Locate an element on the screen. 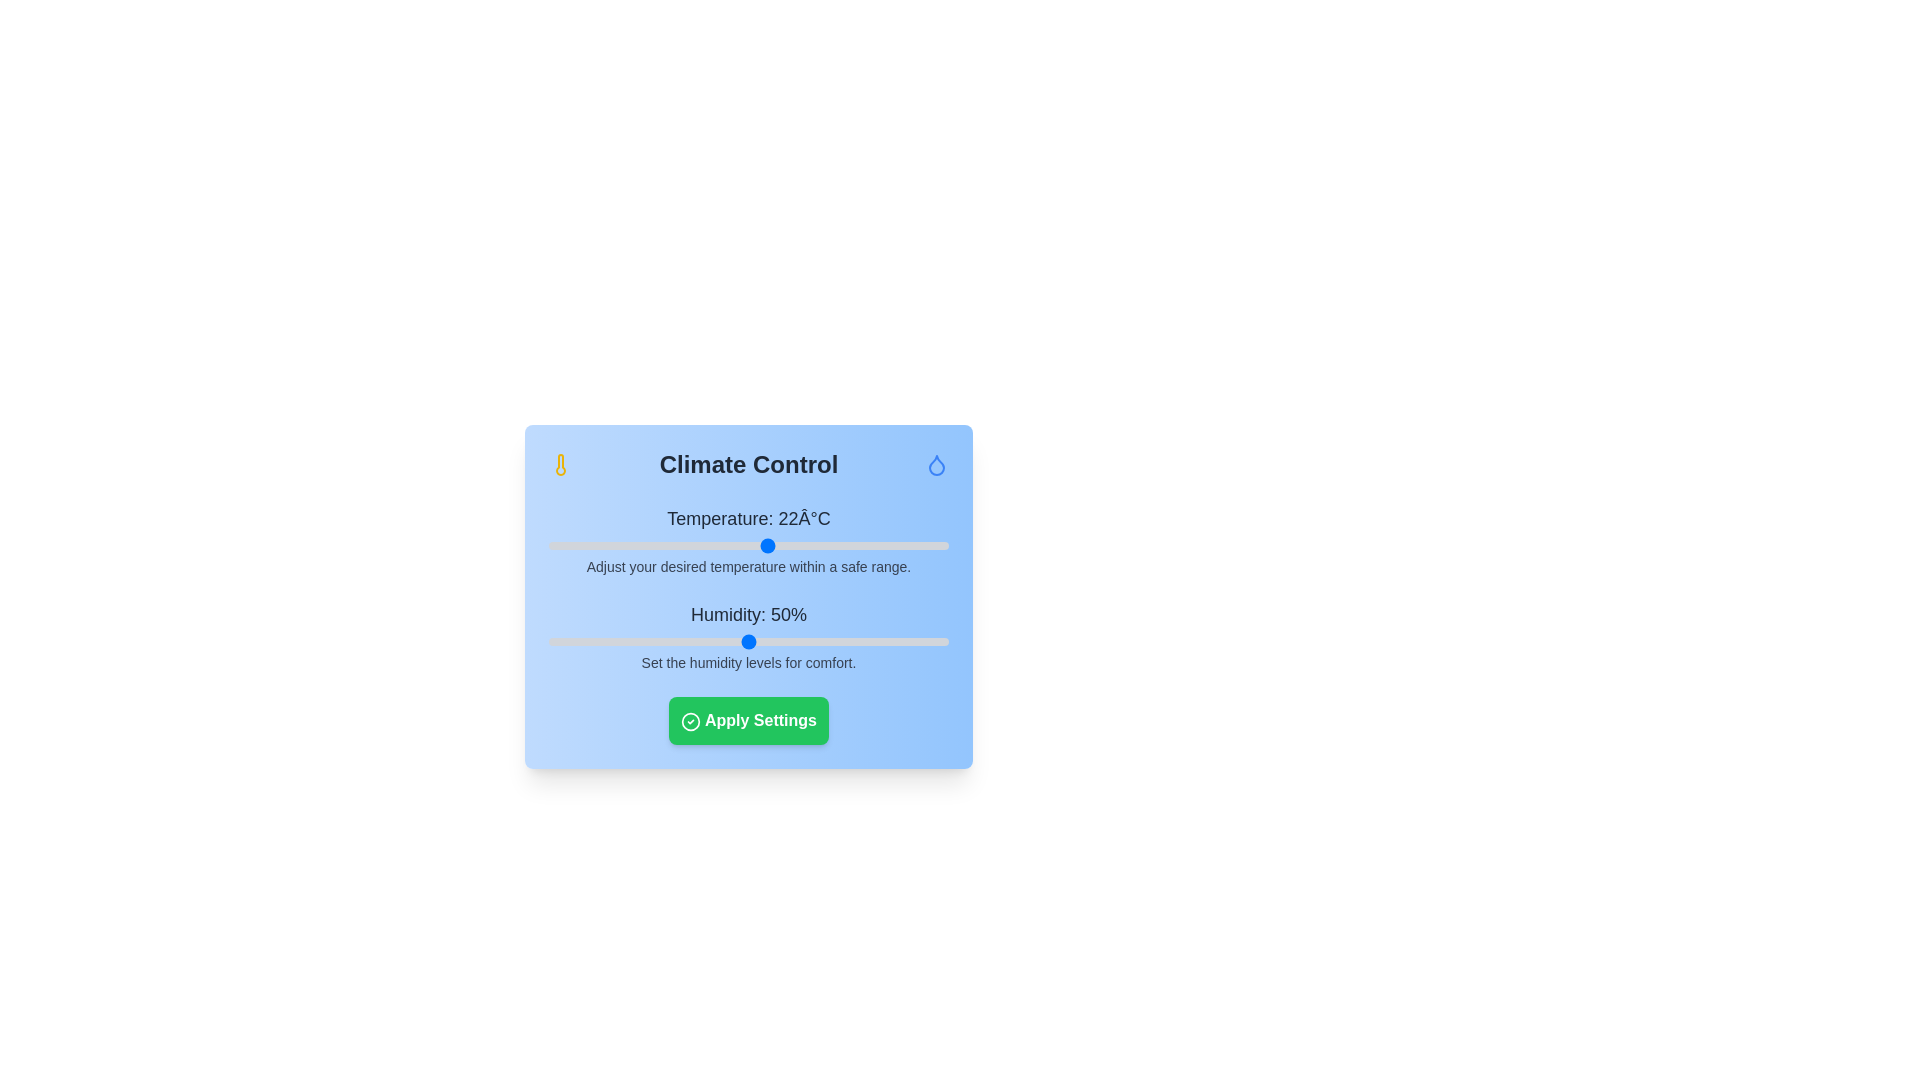 This screenshot has width=1920, height=1080. the thermometer icon located in the 'Climate Control' section, positioned at the top-left corner next to the header text 'Climate Control' is located at coordinates (560, 465).